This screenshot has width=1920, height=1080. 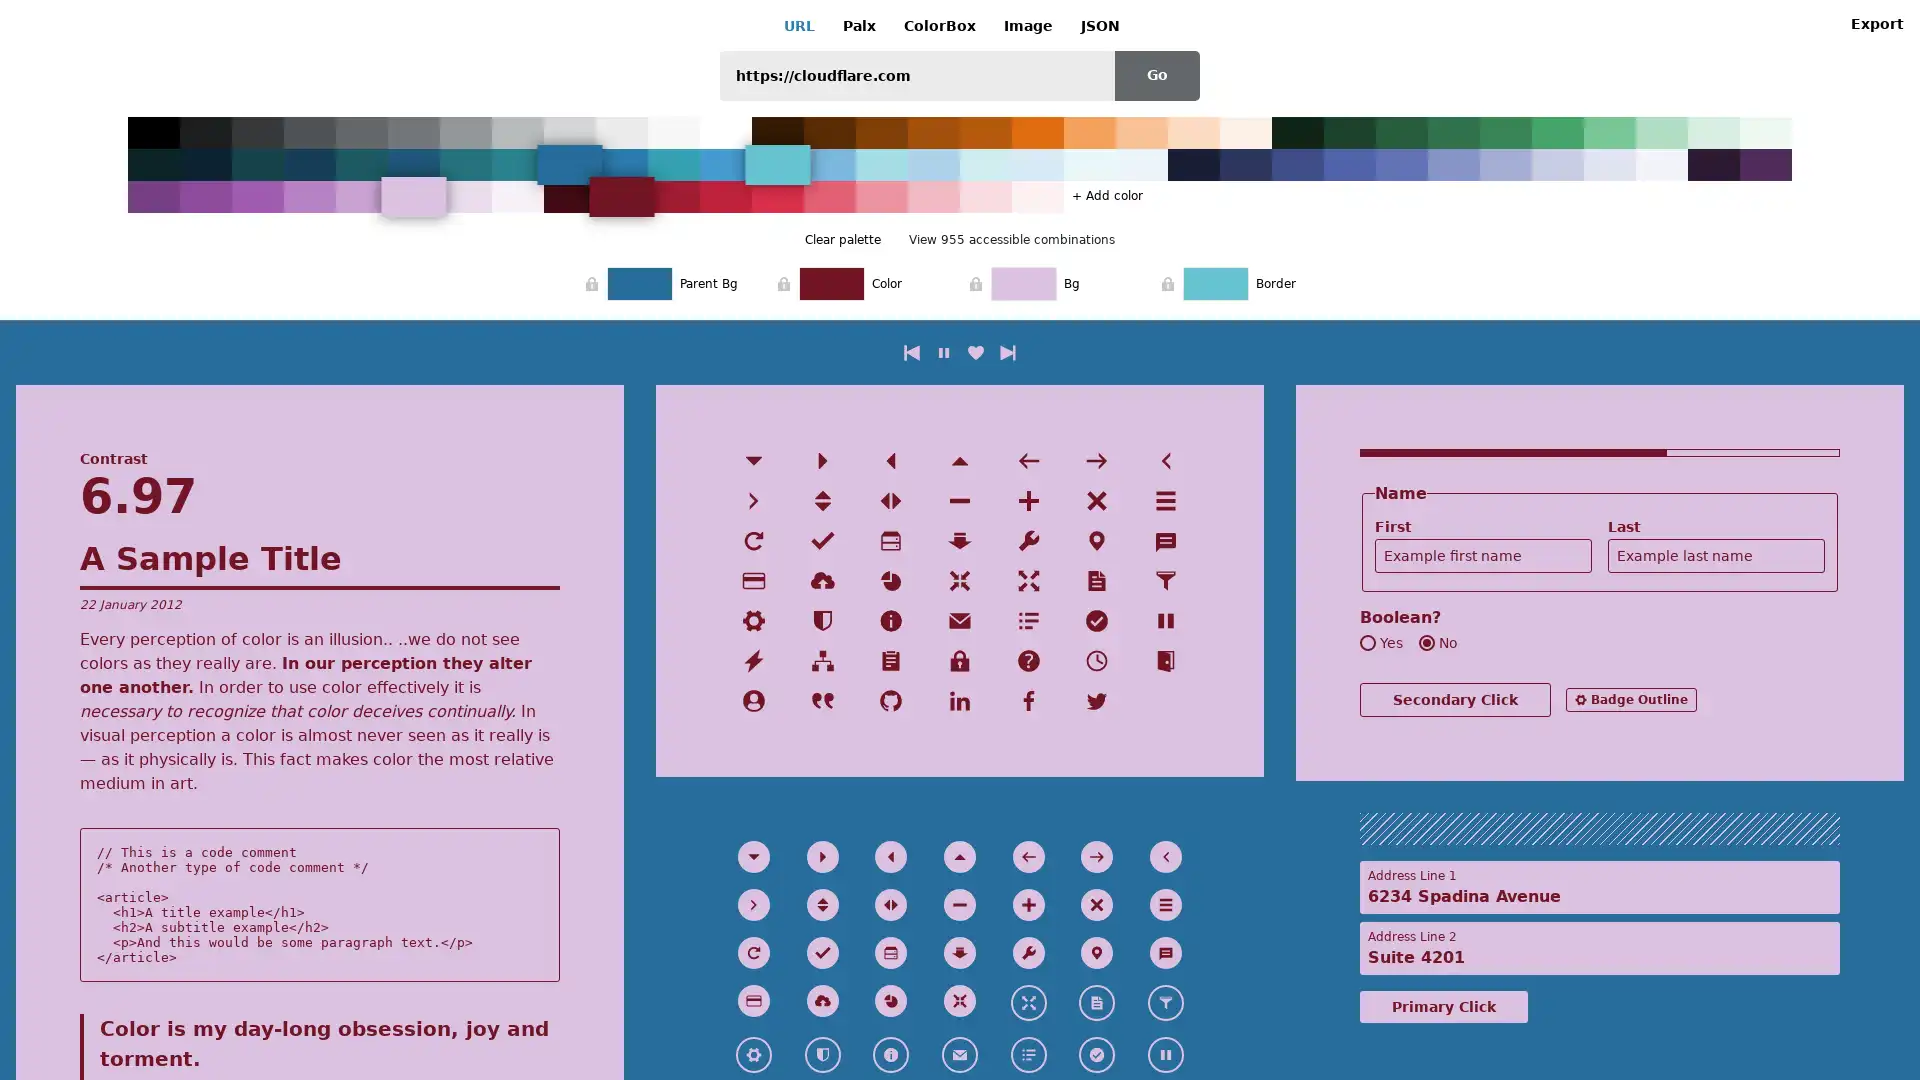 What do you see at coordinates (859, 26) in the screenshot?
I see `Palx` at bounding box center [859, 26].